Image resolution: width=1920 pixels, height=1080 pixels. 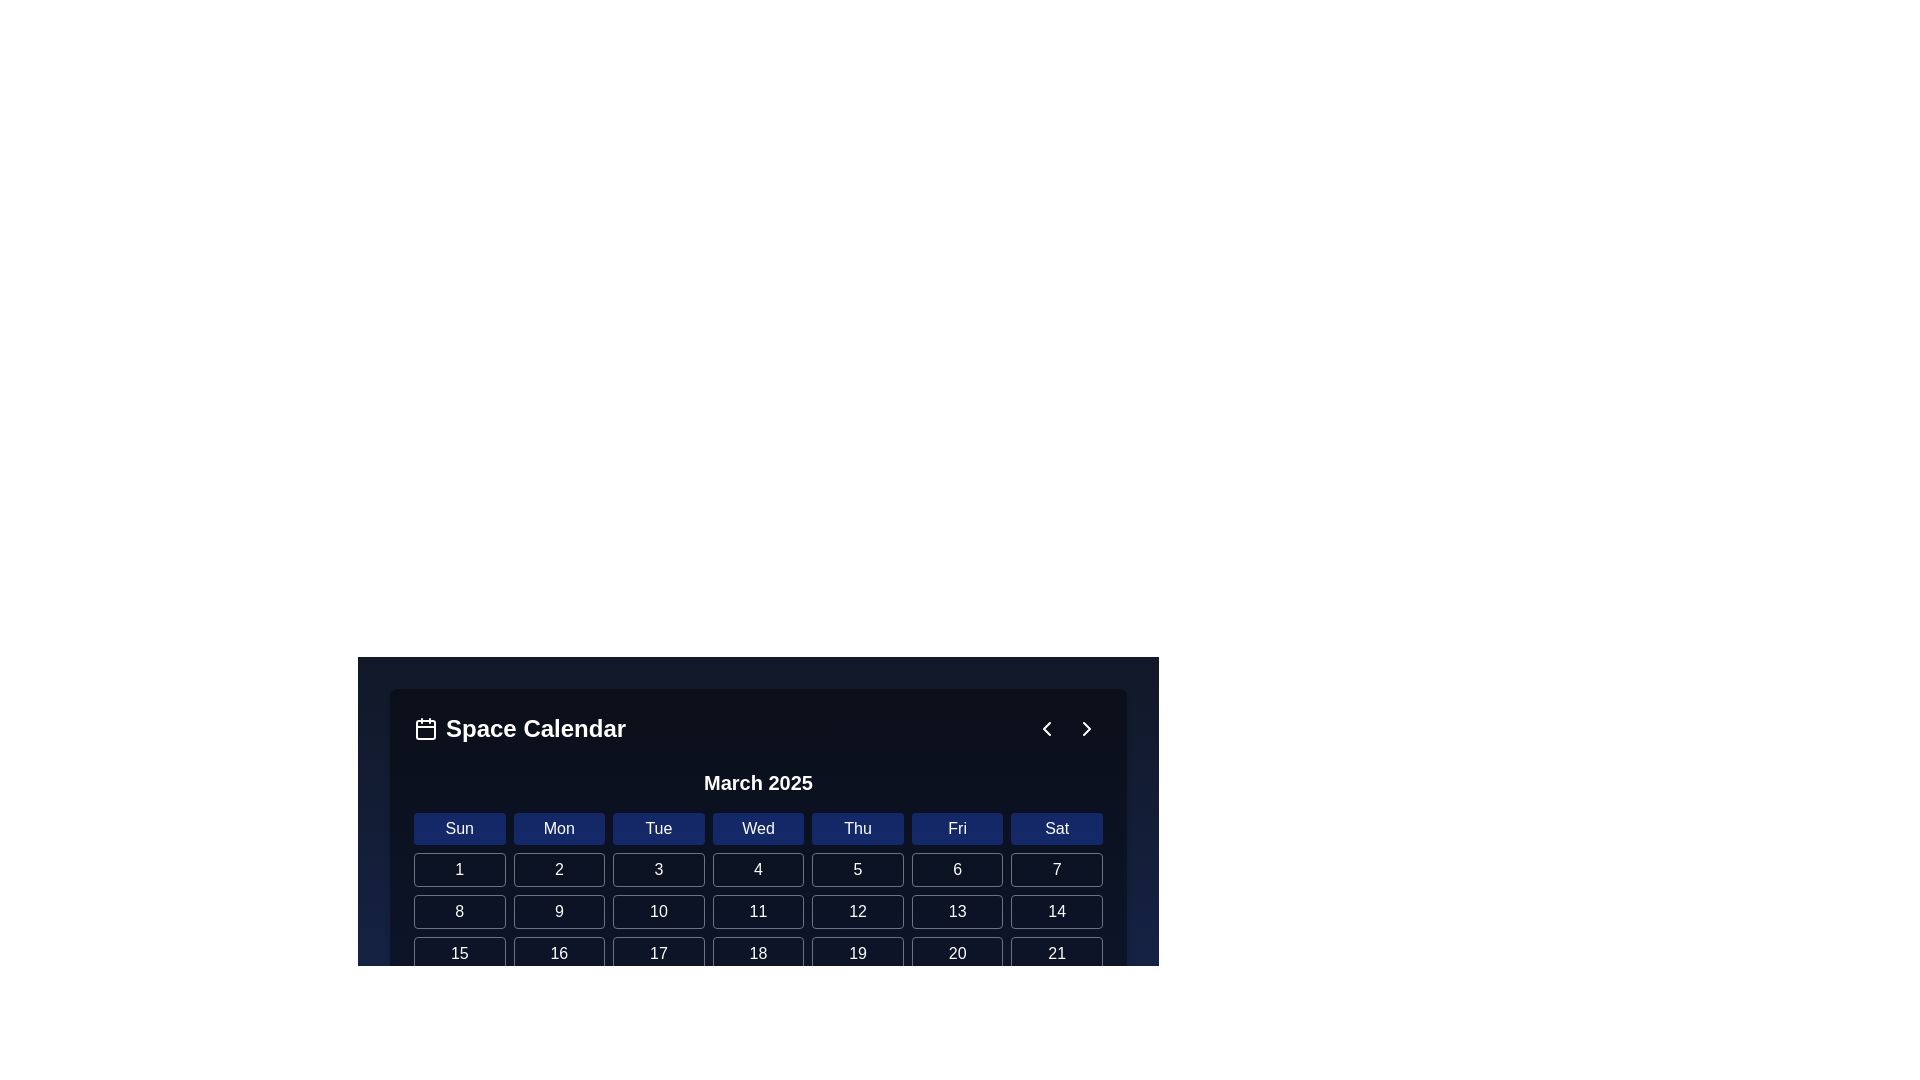 I want to click on displayed text of the 'Space Calendar' label, which is a bold, large white font text with a small calendar icon on its left, located in the top-left section of the interface, so click(x=520, y=729).